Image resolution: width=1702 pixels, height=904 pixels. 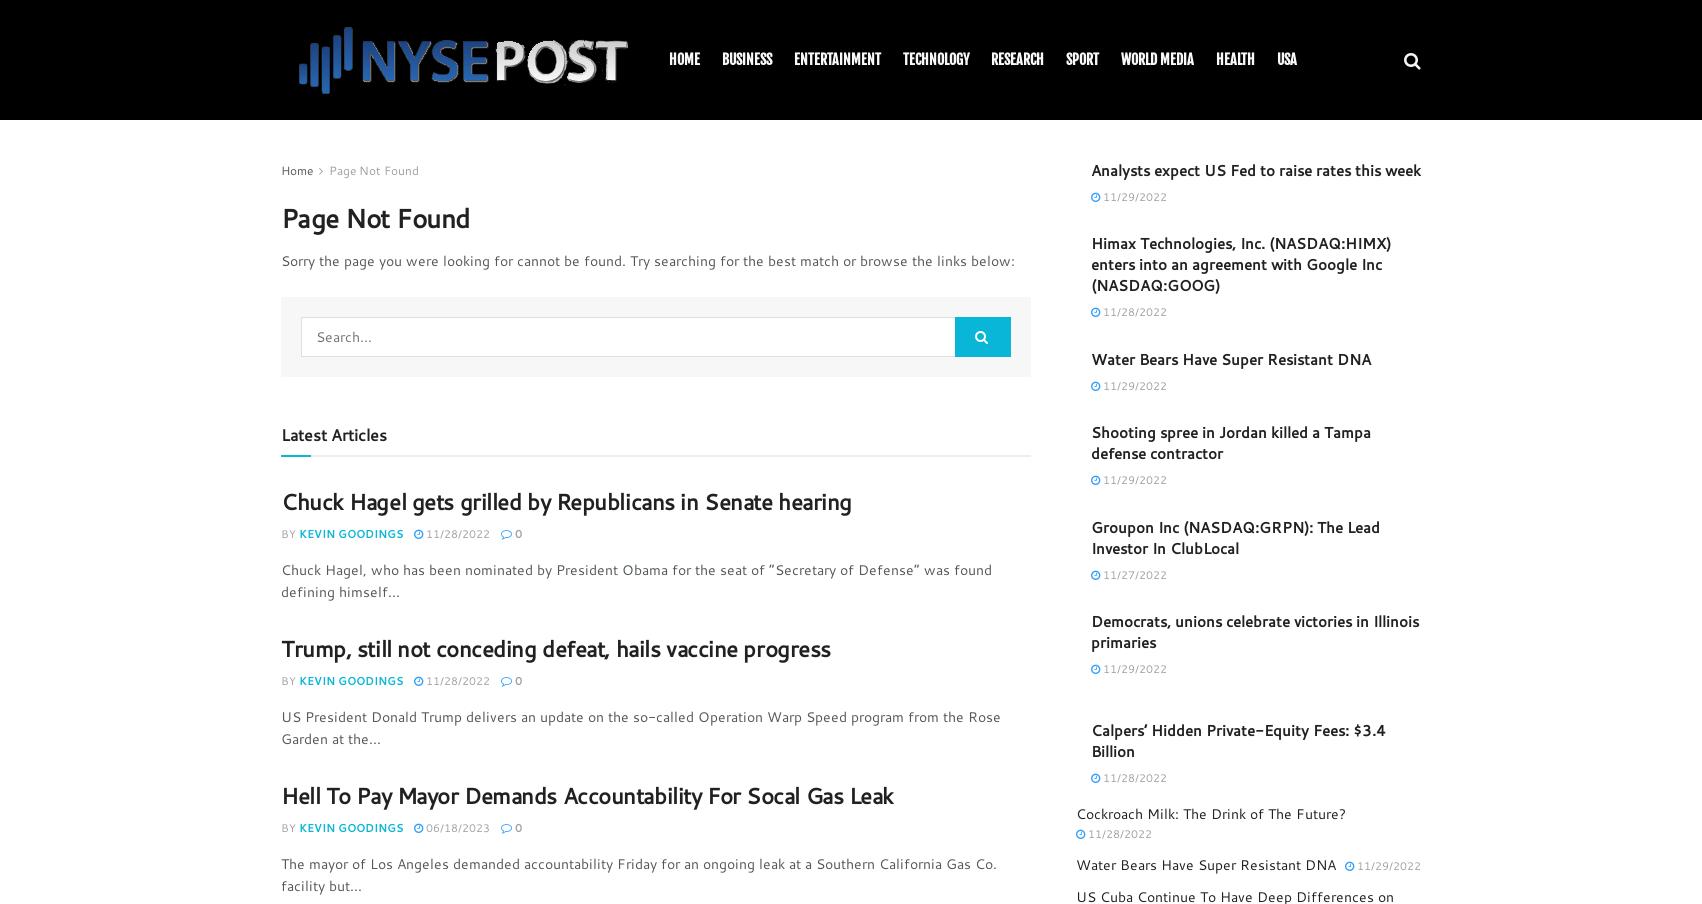 I want to click on 'Hell To Pay Mayor Demands Accountability For Socal Gas Leak', so click(x=280, y=793).